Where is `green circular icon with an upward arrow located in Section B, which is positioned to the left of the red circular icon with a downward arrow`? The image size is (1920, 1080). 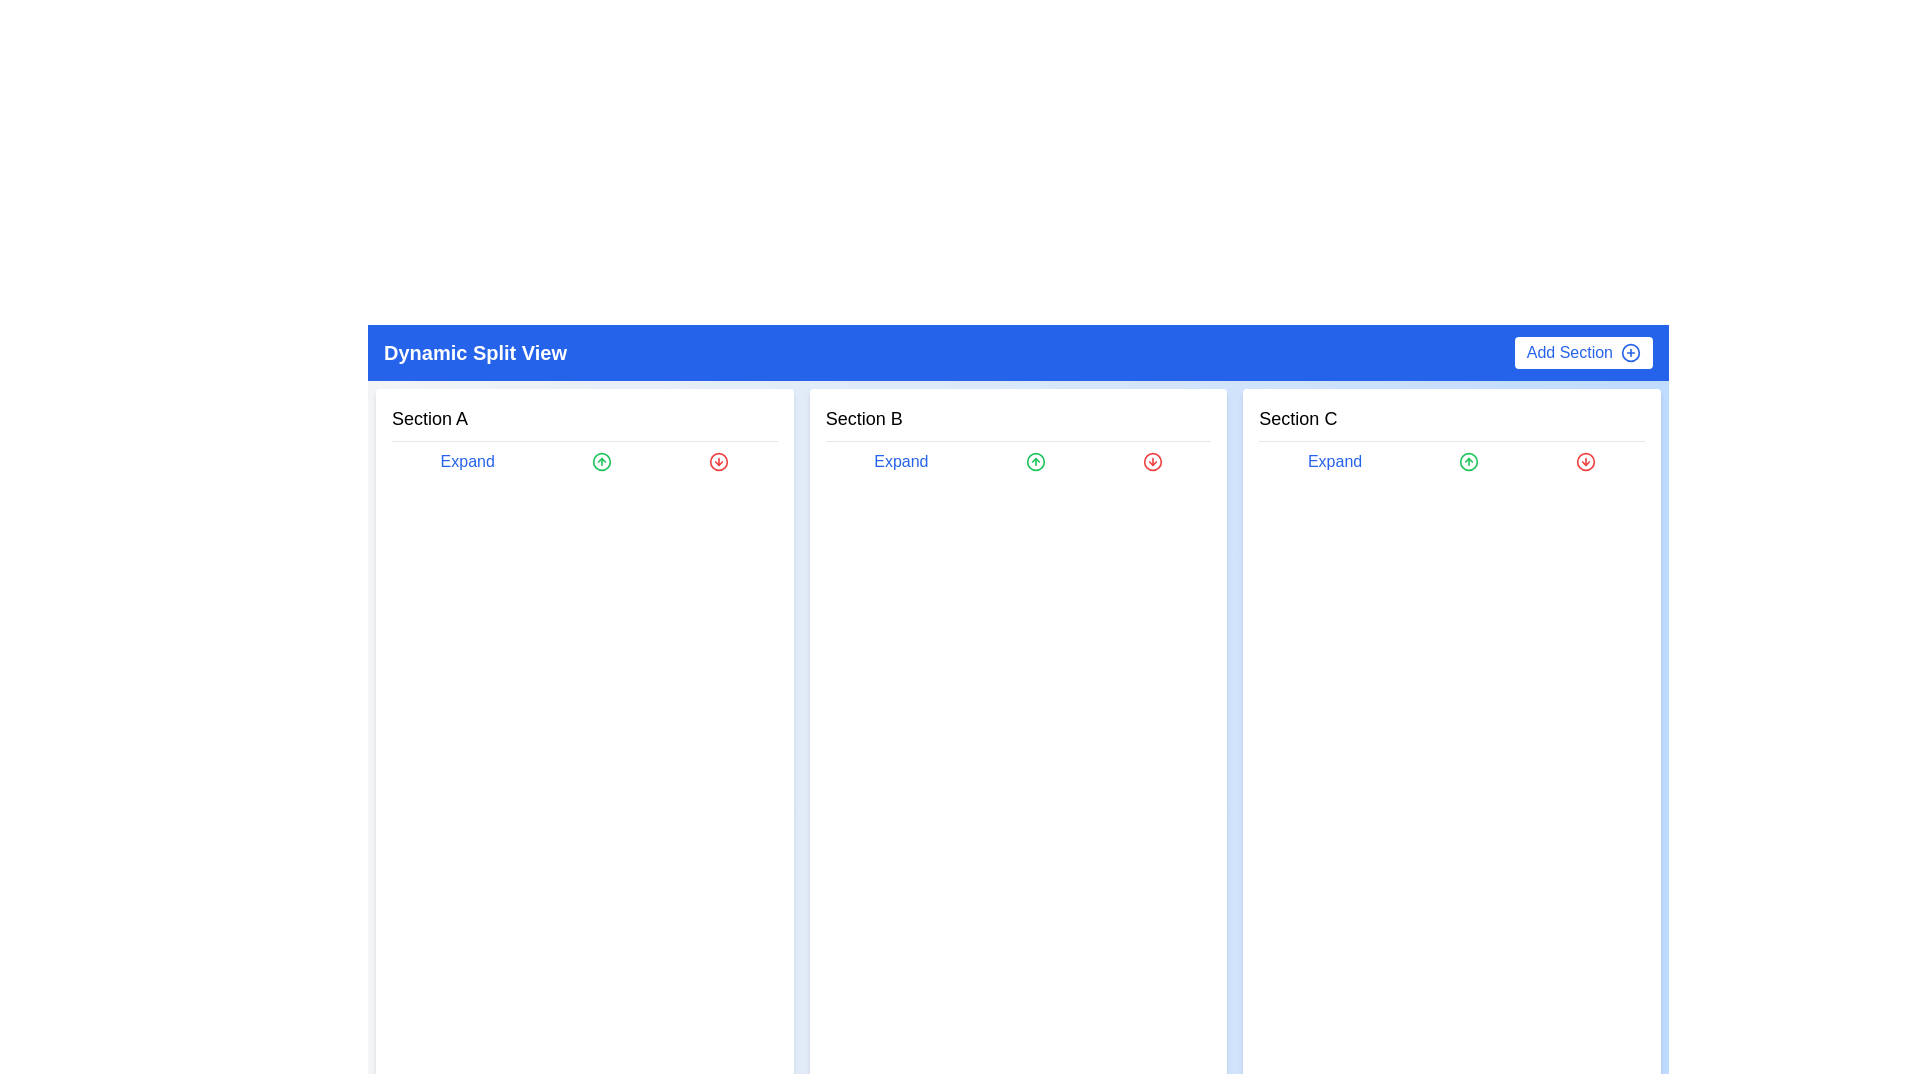
green circular icon with an upward arrow located in Section B, which is positioned to the left of the red circular icon with a downward arrow is located at coordinates (1035, 462).